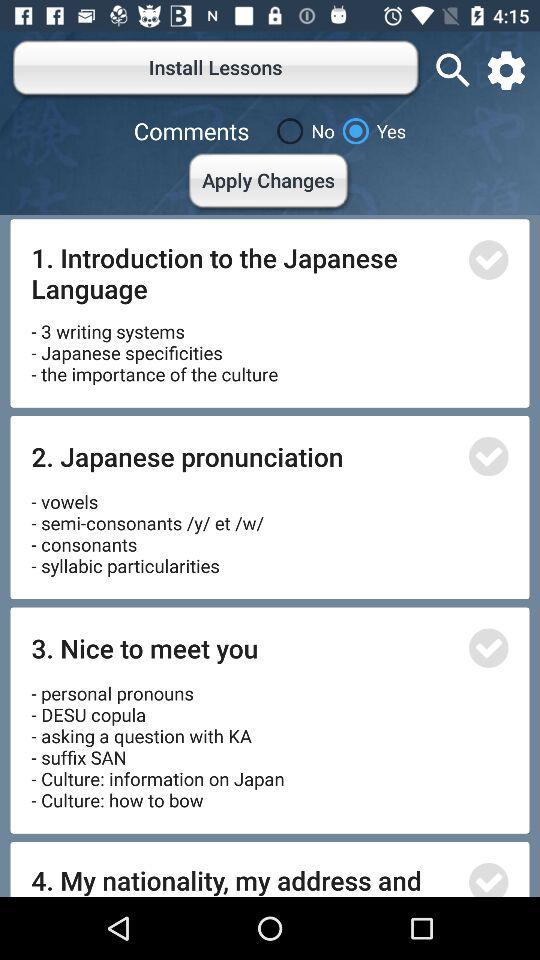  What do you see at coordinates (453, 70) in the screenshot?
I see `the search icon` at bounding box center [453, 70].